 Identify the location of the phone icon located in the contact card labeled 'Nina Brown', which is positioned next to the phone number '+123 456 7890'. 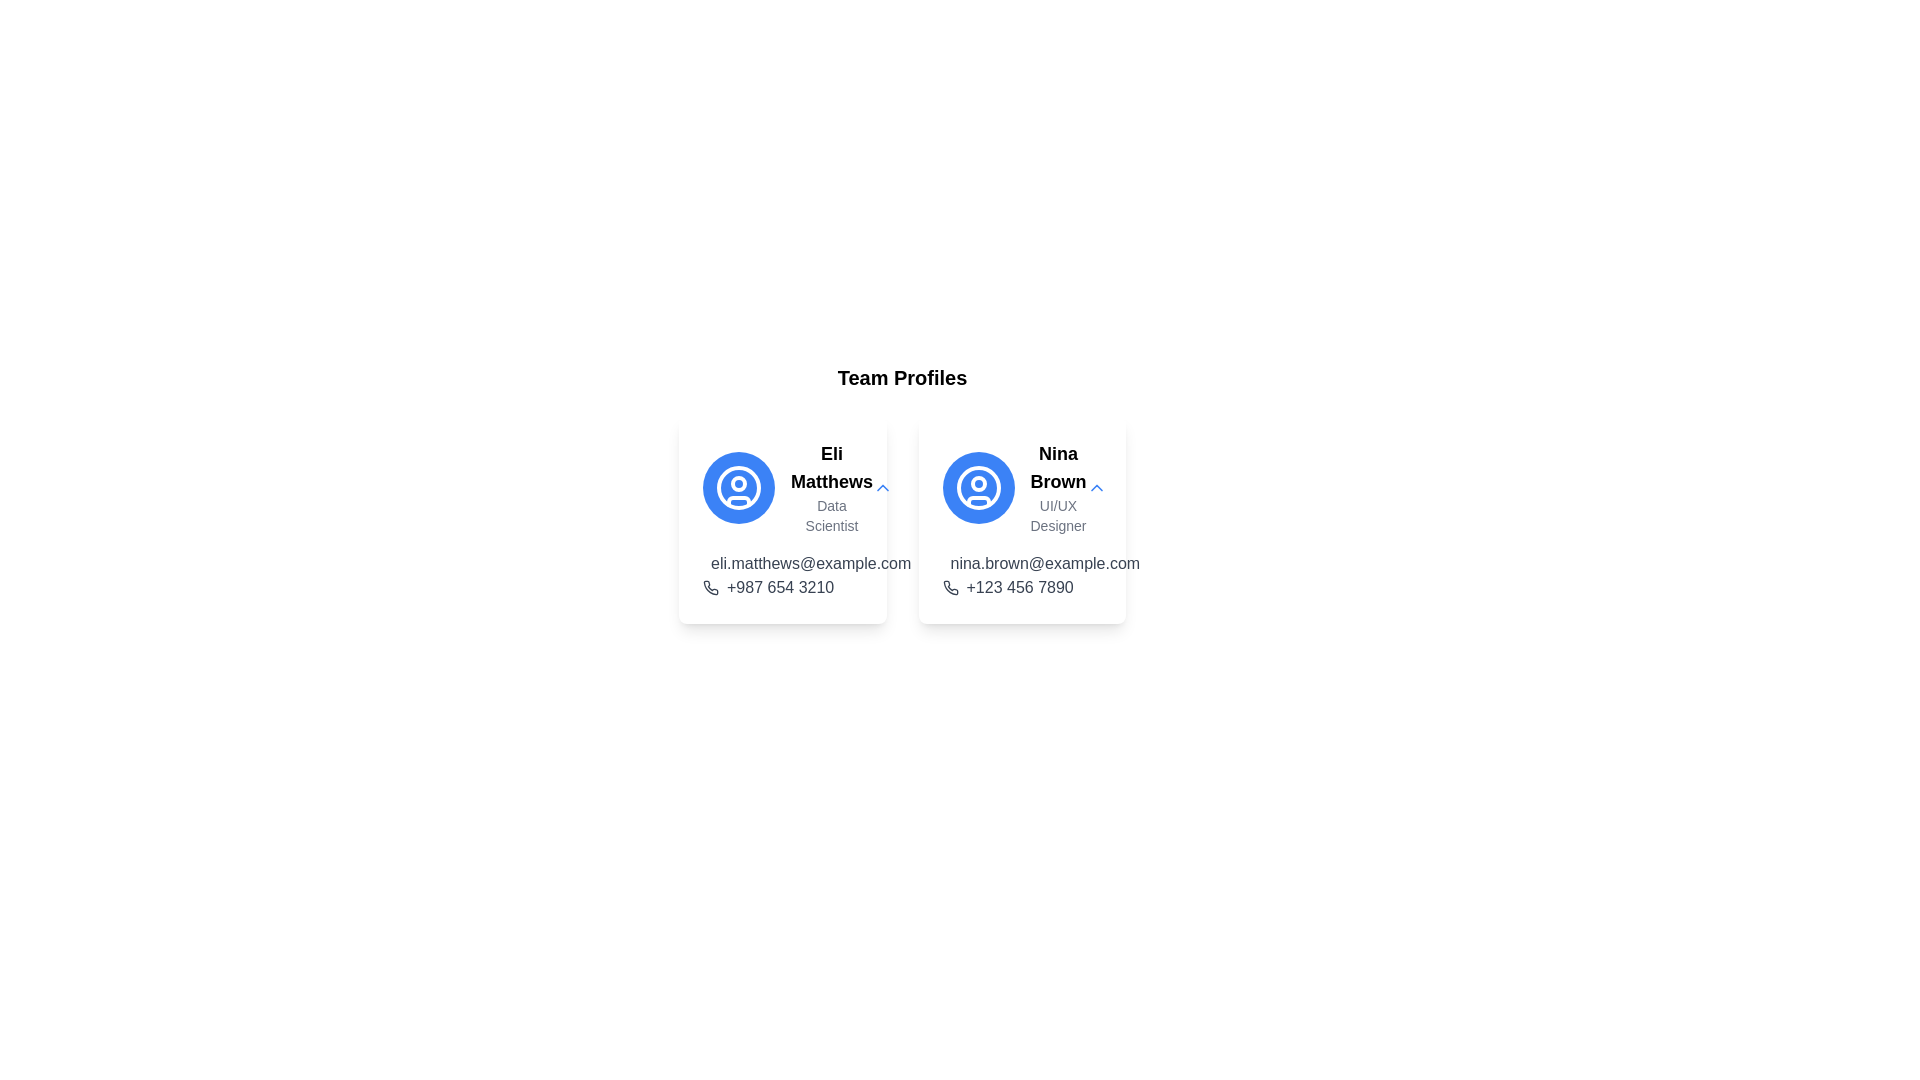
(949, 586).